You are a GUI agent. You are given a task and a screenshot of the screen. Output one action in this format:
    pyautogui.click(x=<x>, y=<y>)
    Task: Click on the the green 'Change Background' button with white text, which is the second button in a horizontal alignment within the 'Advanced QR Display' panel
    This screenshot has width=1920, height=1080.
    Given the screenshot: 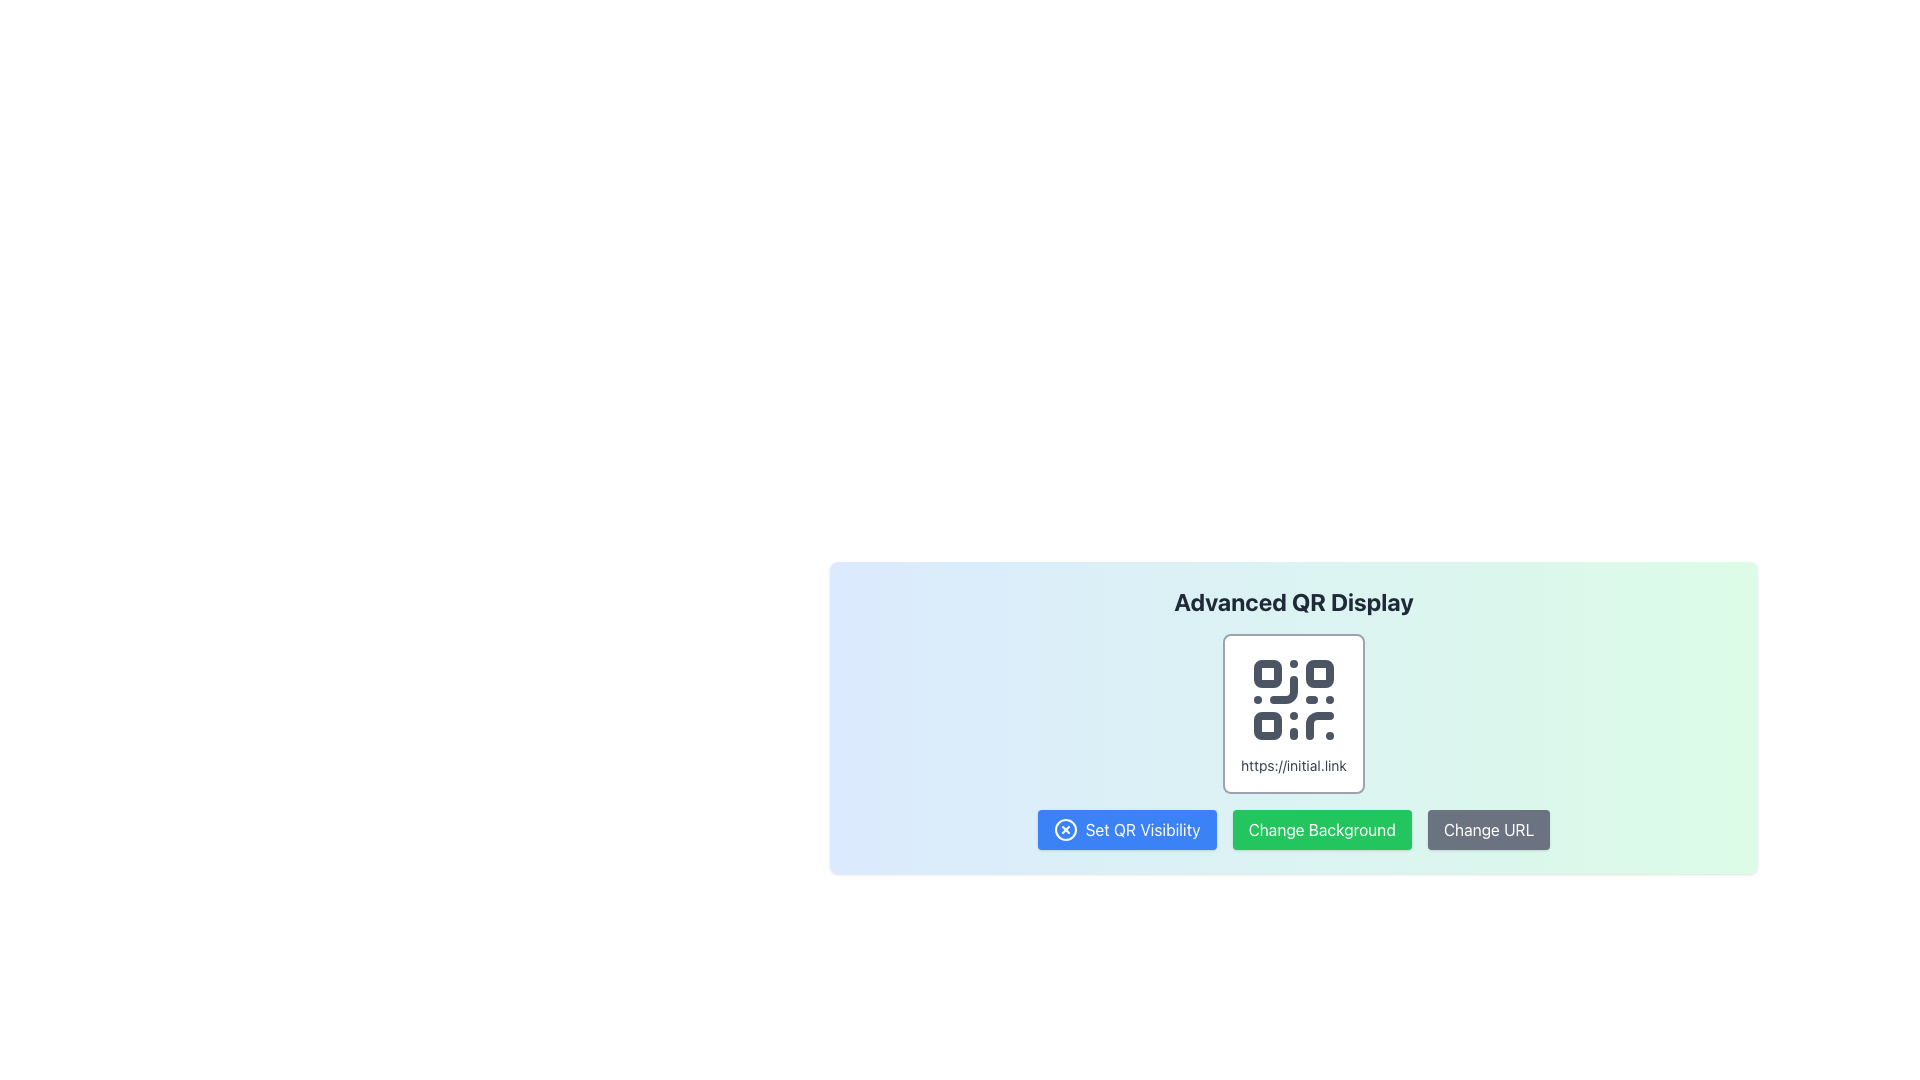 What is the action you would take?
    pyautogui.click(x=1294, y=829)
    